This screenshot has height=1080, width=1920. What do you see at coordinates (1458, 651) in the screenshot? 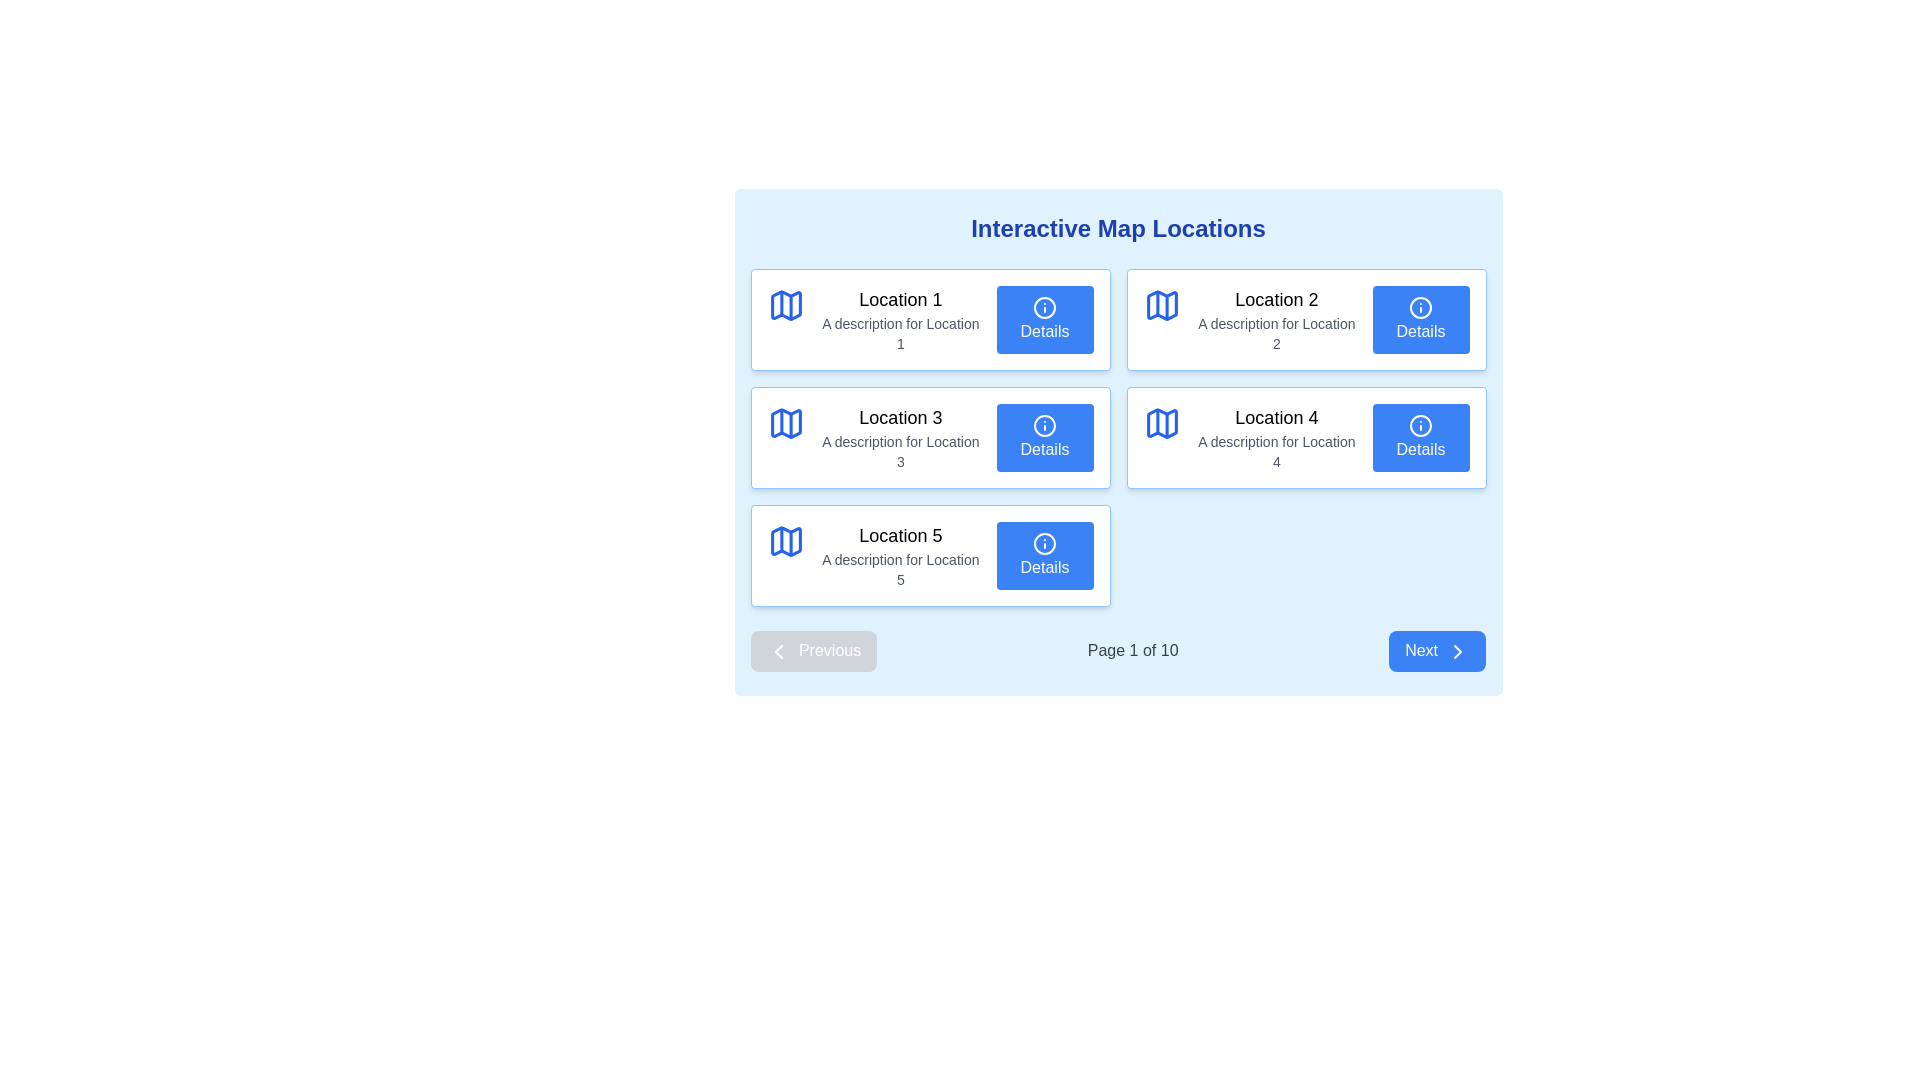
I see `the 'Next' button located in the bottom right corner of the interface, which contains the forward navigation icon to proceed to the next page or section` at bounding box center [1458, 651].